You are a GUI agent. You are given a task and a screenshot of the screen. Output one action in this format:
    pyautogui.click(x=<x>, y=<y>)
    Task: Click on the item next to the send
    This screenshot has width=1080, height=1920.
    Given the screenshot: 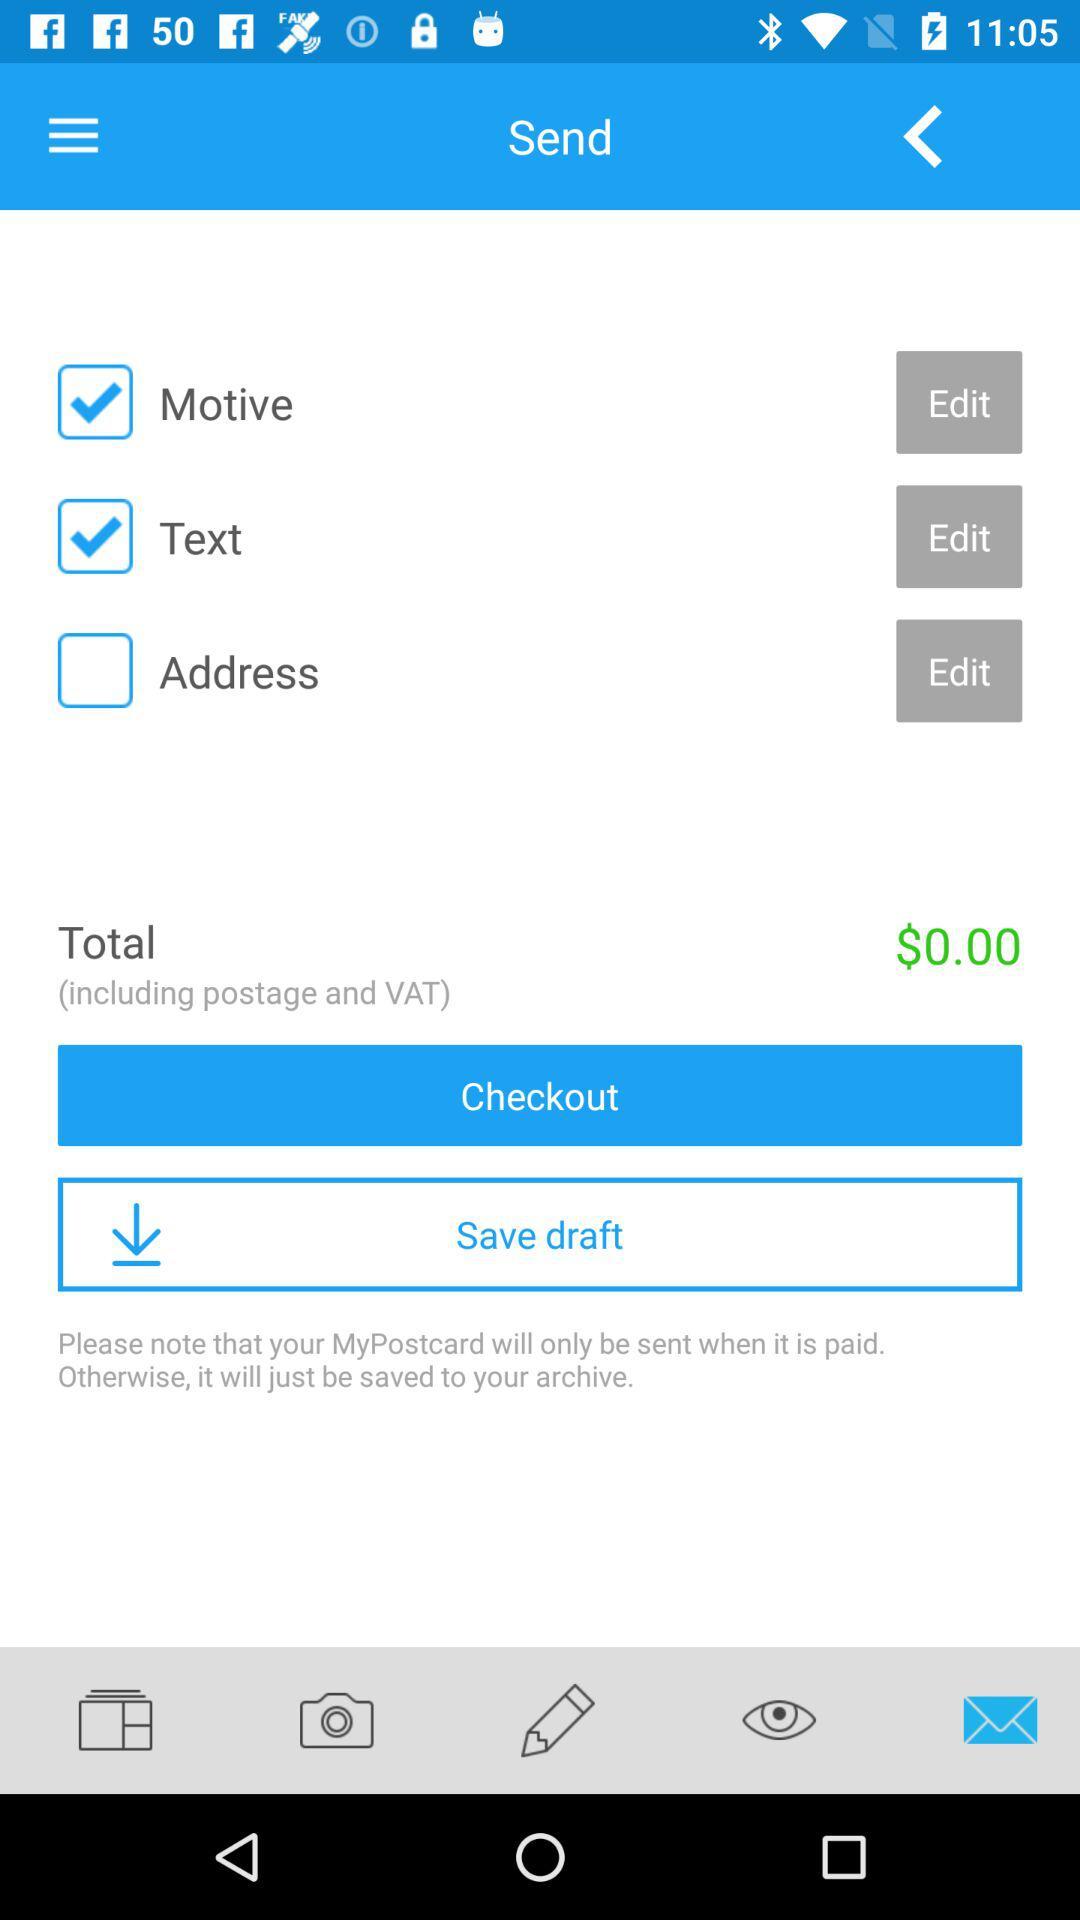 What is the action you would take?
    pyautogui.click(x=72, y=135)
    